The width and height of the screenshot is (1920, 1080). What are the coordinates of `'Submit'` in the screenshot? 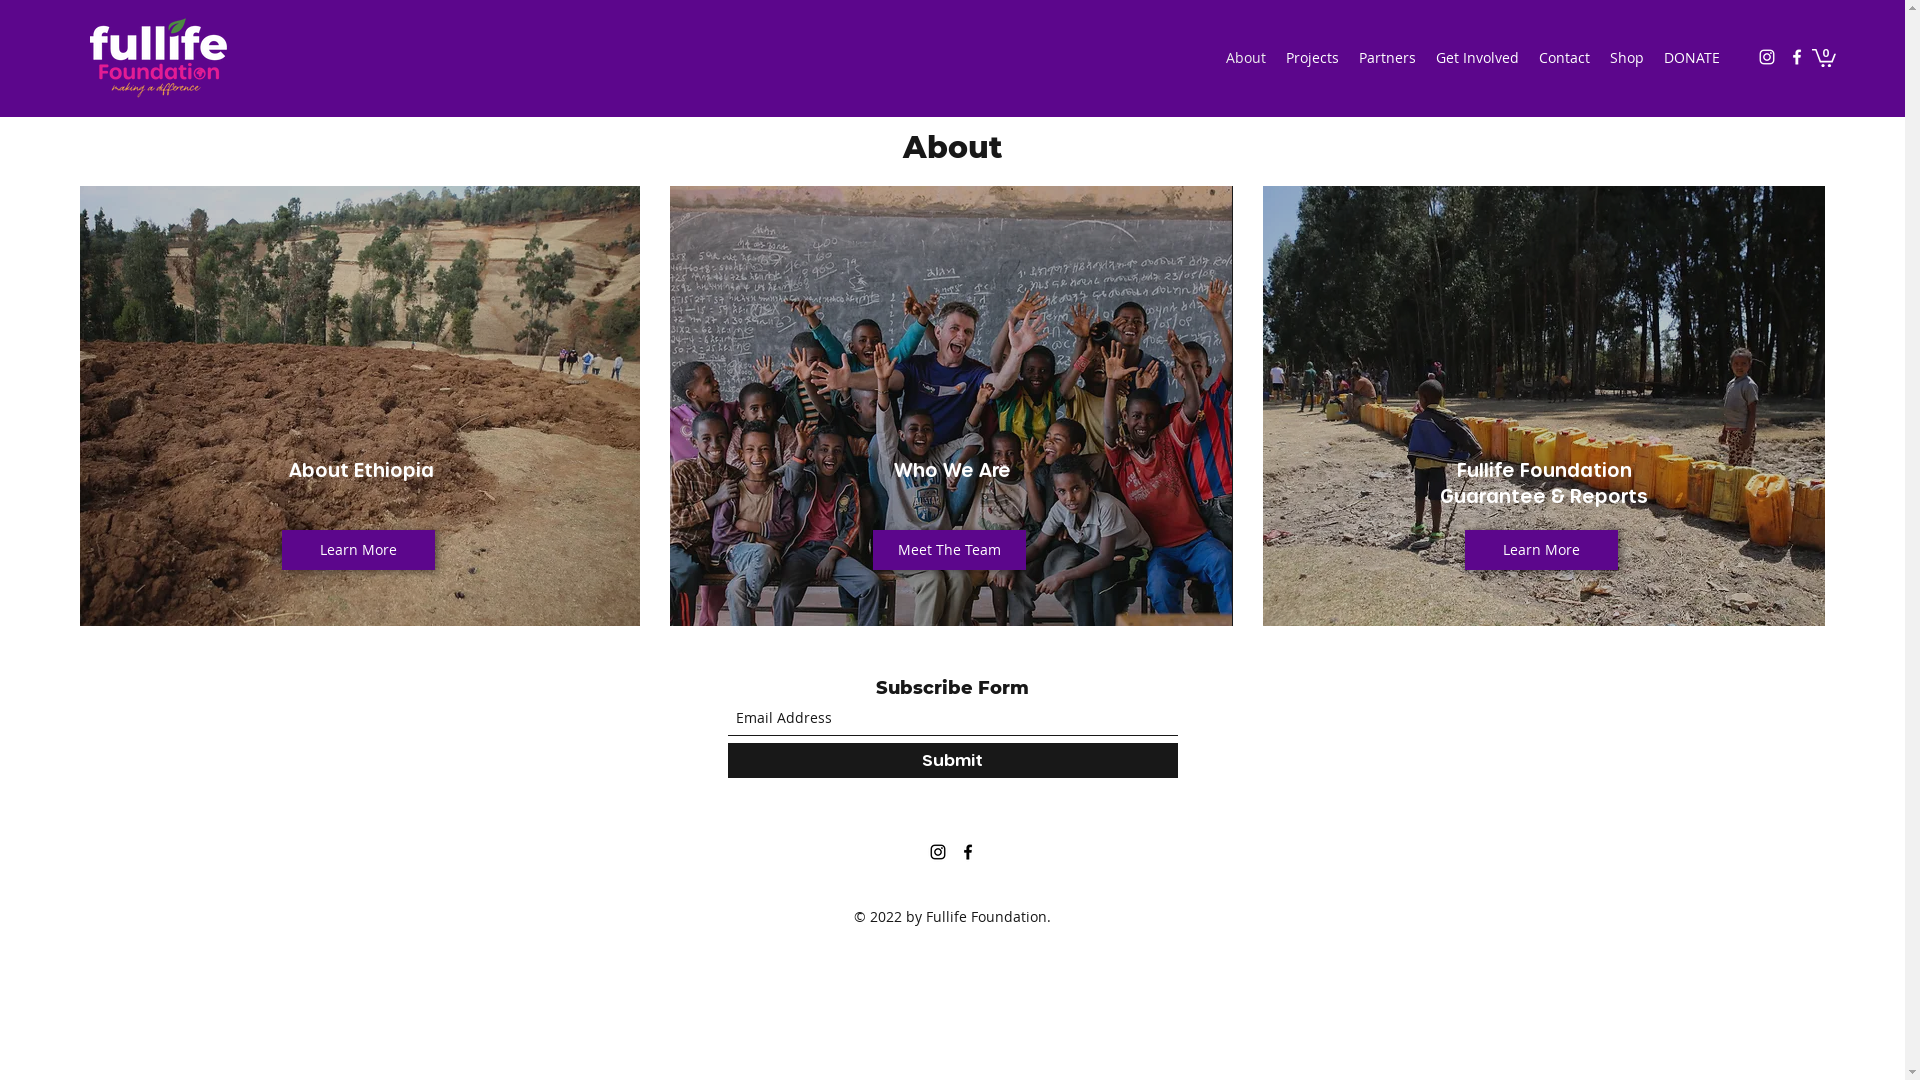 It's located at (952, 759).